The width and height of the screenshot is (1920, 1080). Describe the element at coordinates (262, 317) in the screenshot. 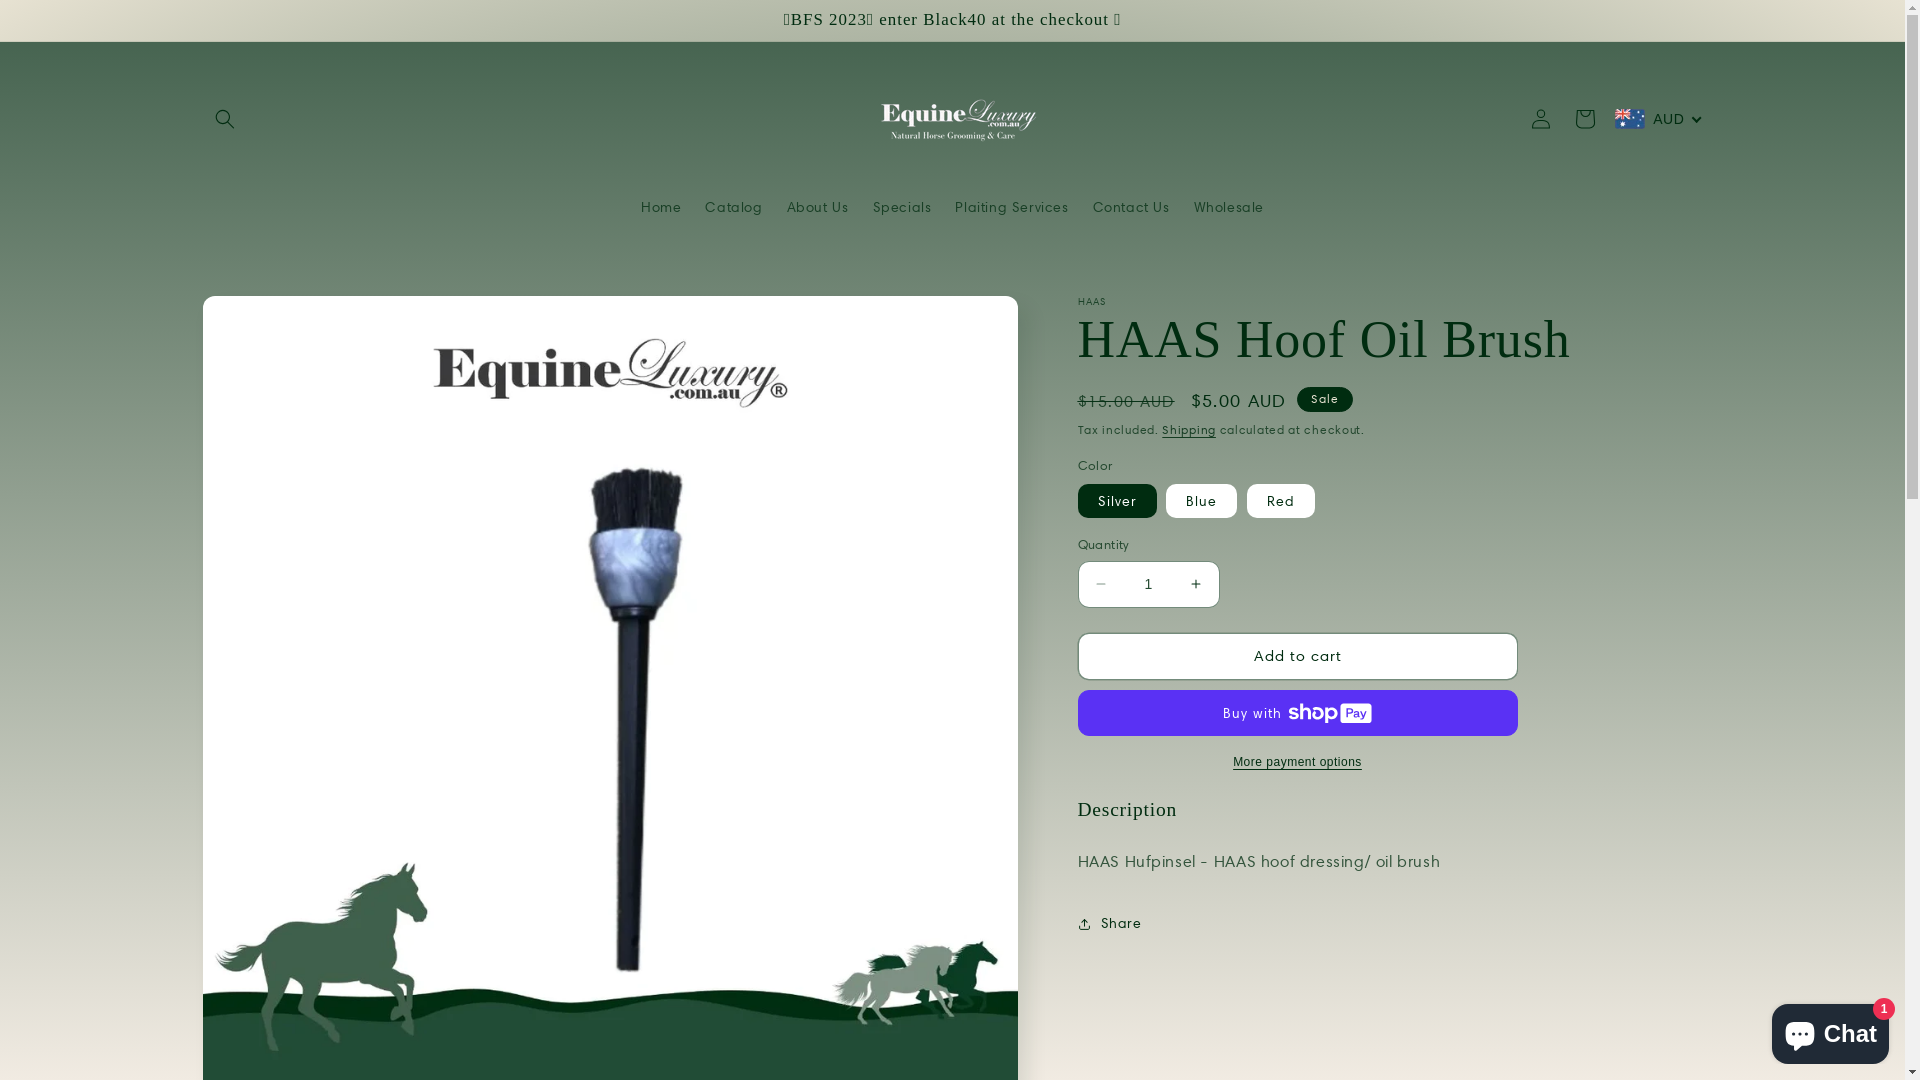

I see `'Skip to product information'` at that location.